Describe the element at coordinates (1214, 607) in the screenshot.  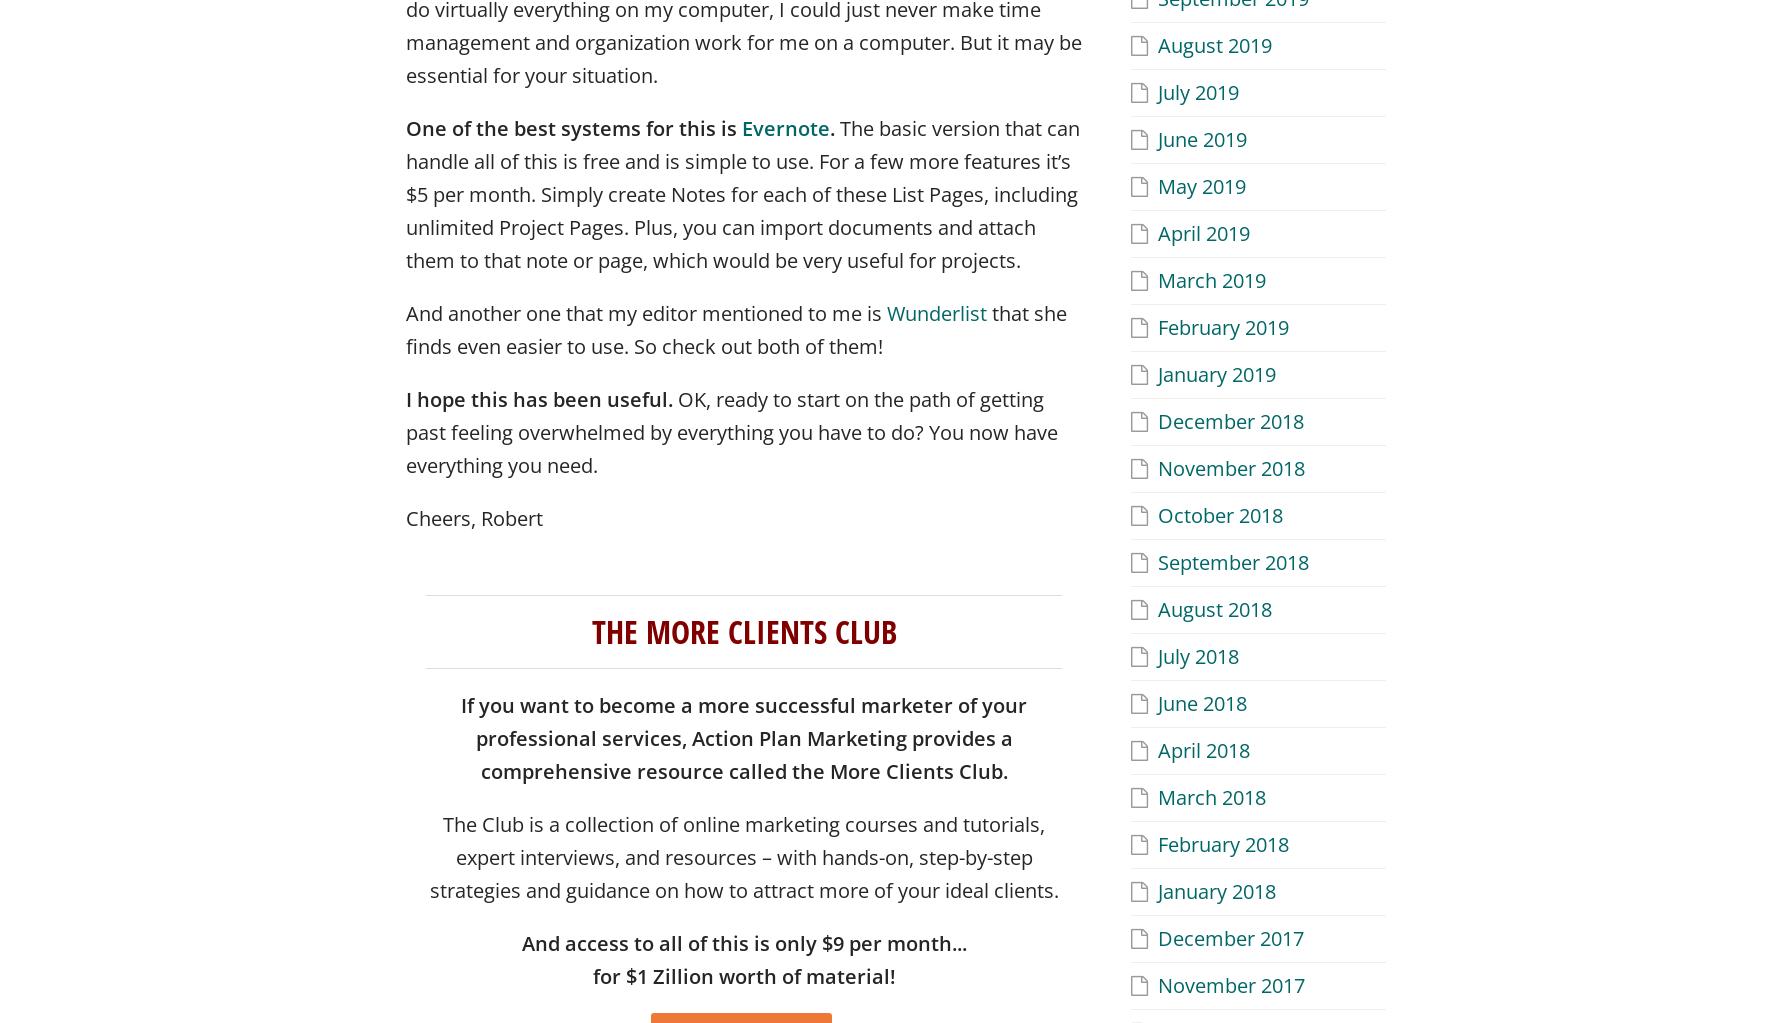
I see `'August 2018'` at that location.